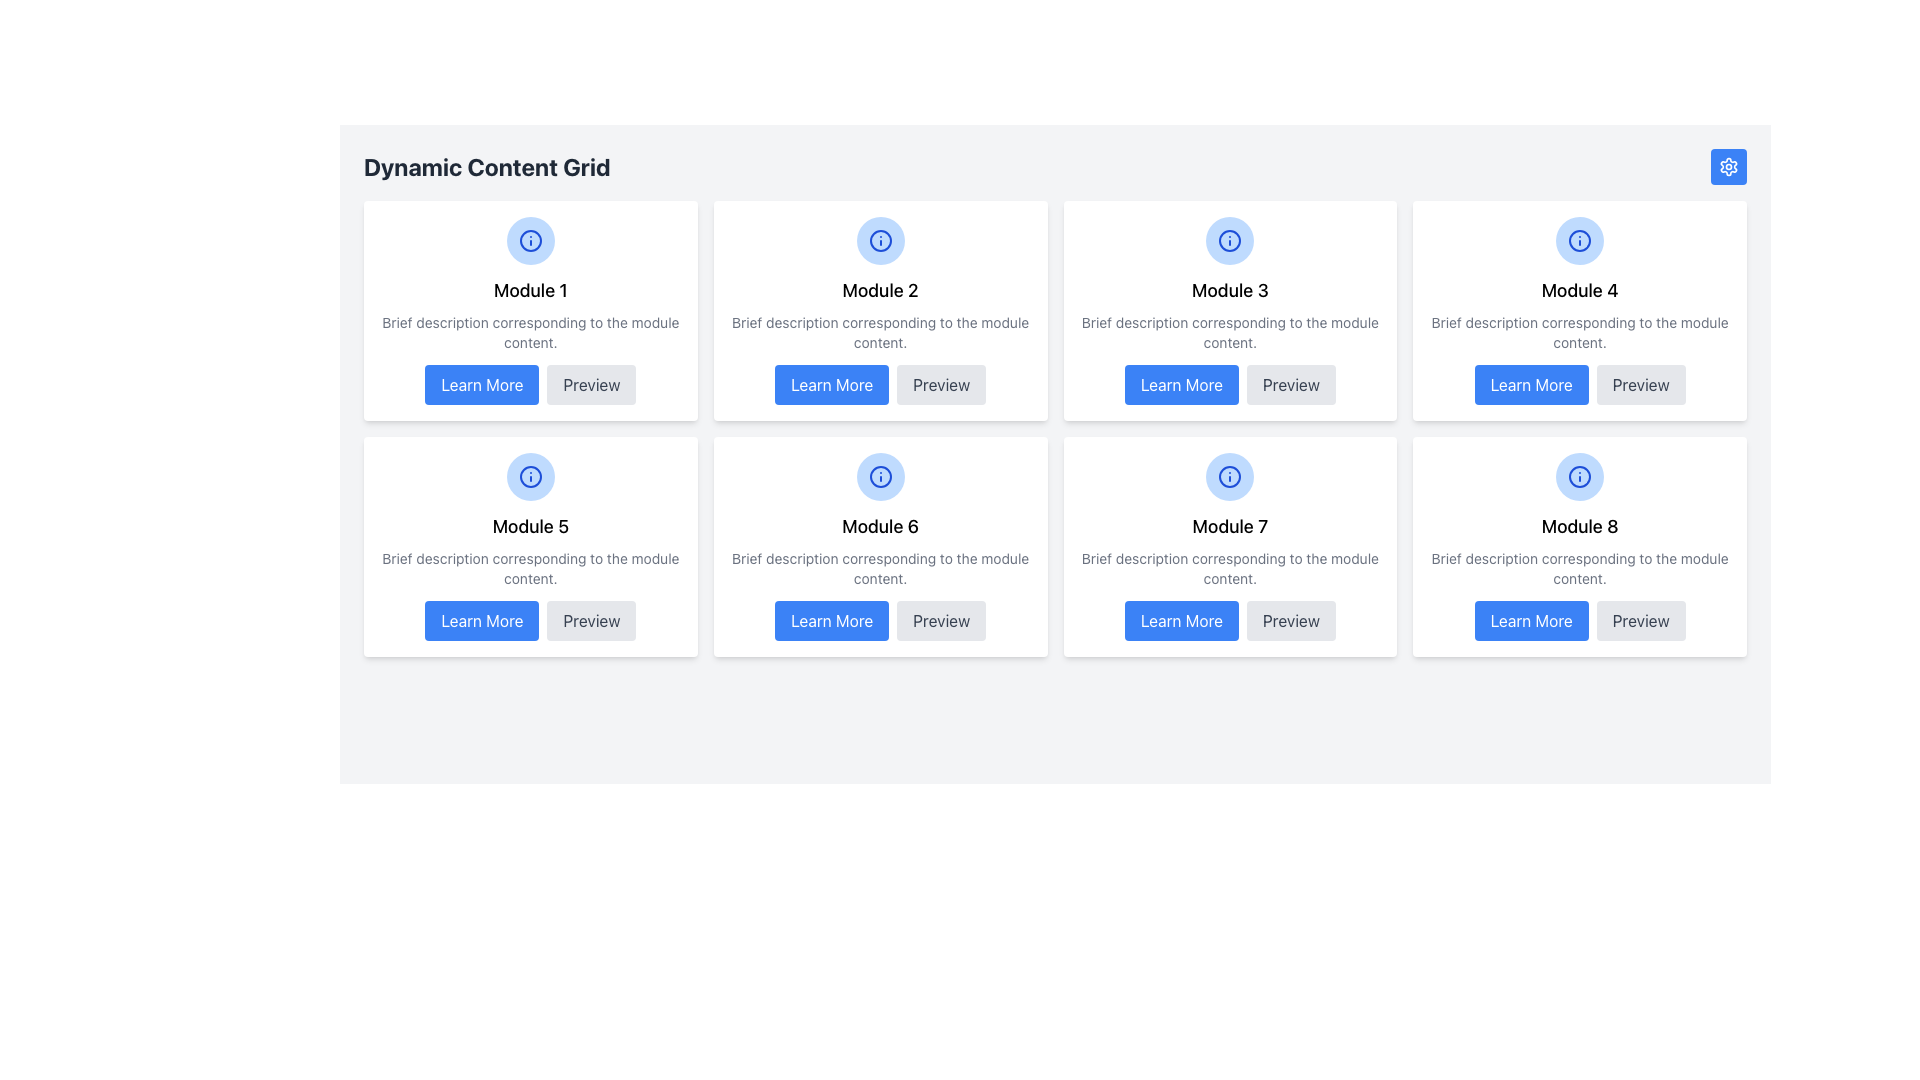  What do you see at coordinates (1579, 477) in the screenshot?
I see `the Information Icon located at the bottom-right corner of the eighth module, which is centered within a blue circular area` at bounding box center [1579, 477].